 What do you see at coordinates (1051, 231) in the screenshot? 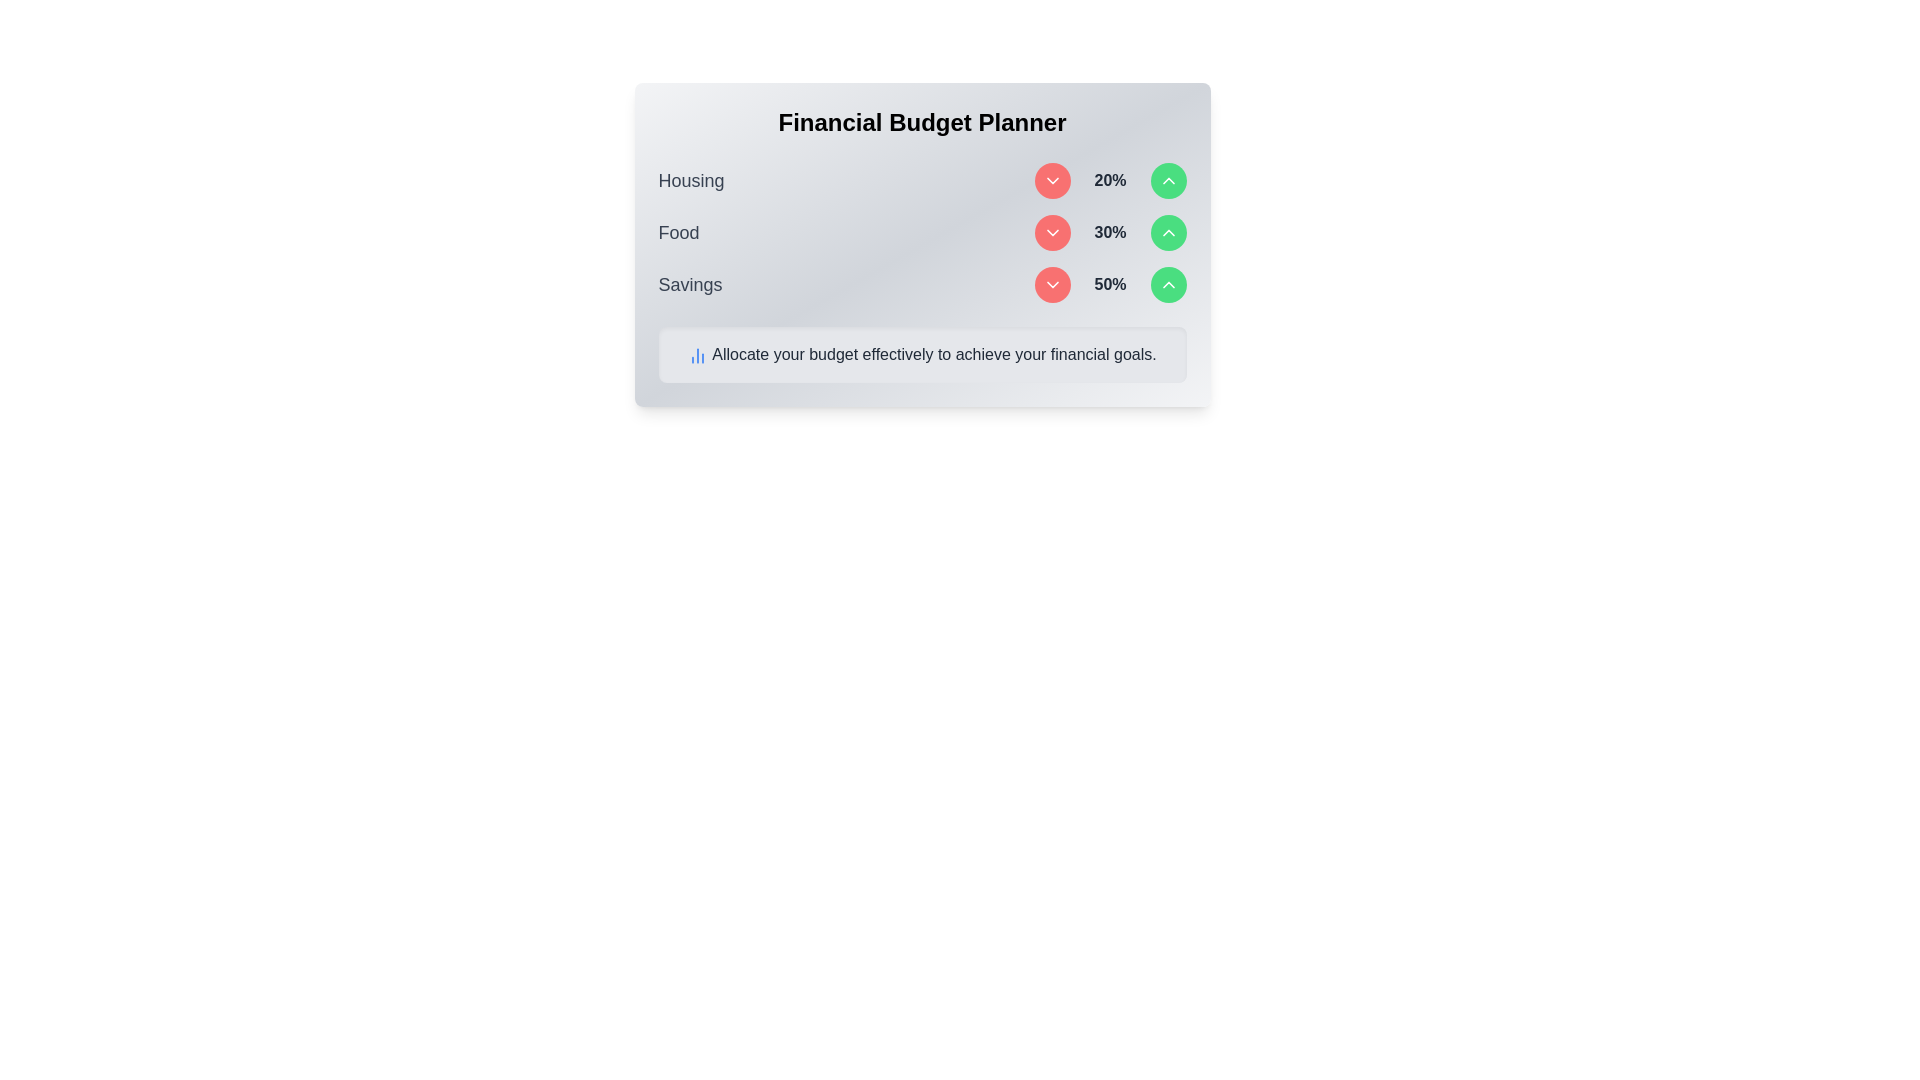
I see `the chevron icon next to the 'Food' budget category` at bounding box center [1051, 231].